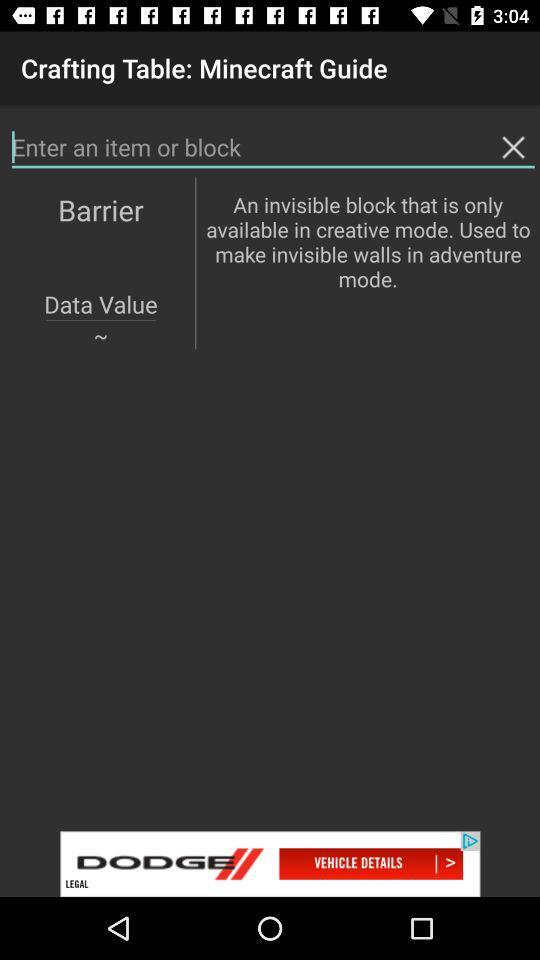 This screenshot has width=540, height=960. I want to click on close, so click(513, 146).